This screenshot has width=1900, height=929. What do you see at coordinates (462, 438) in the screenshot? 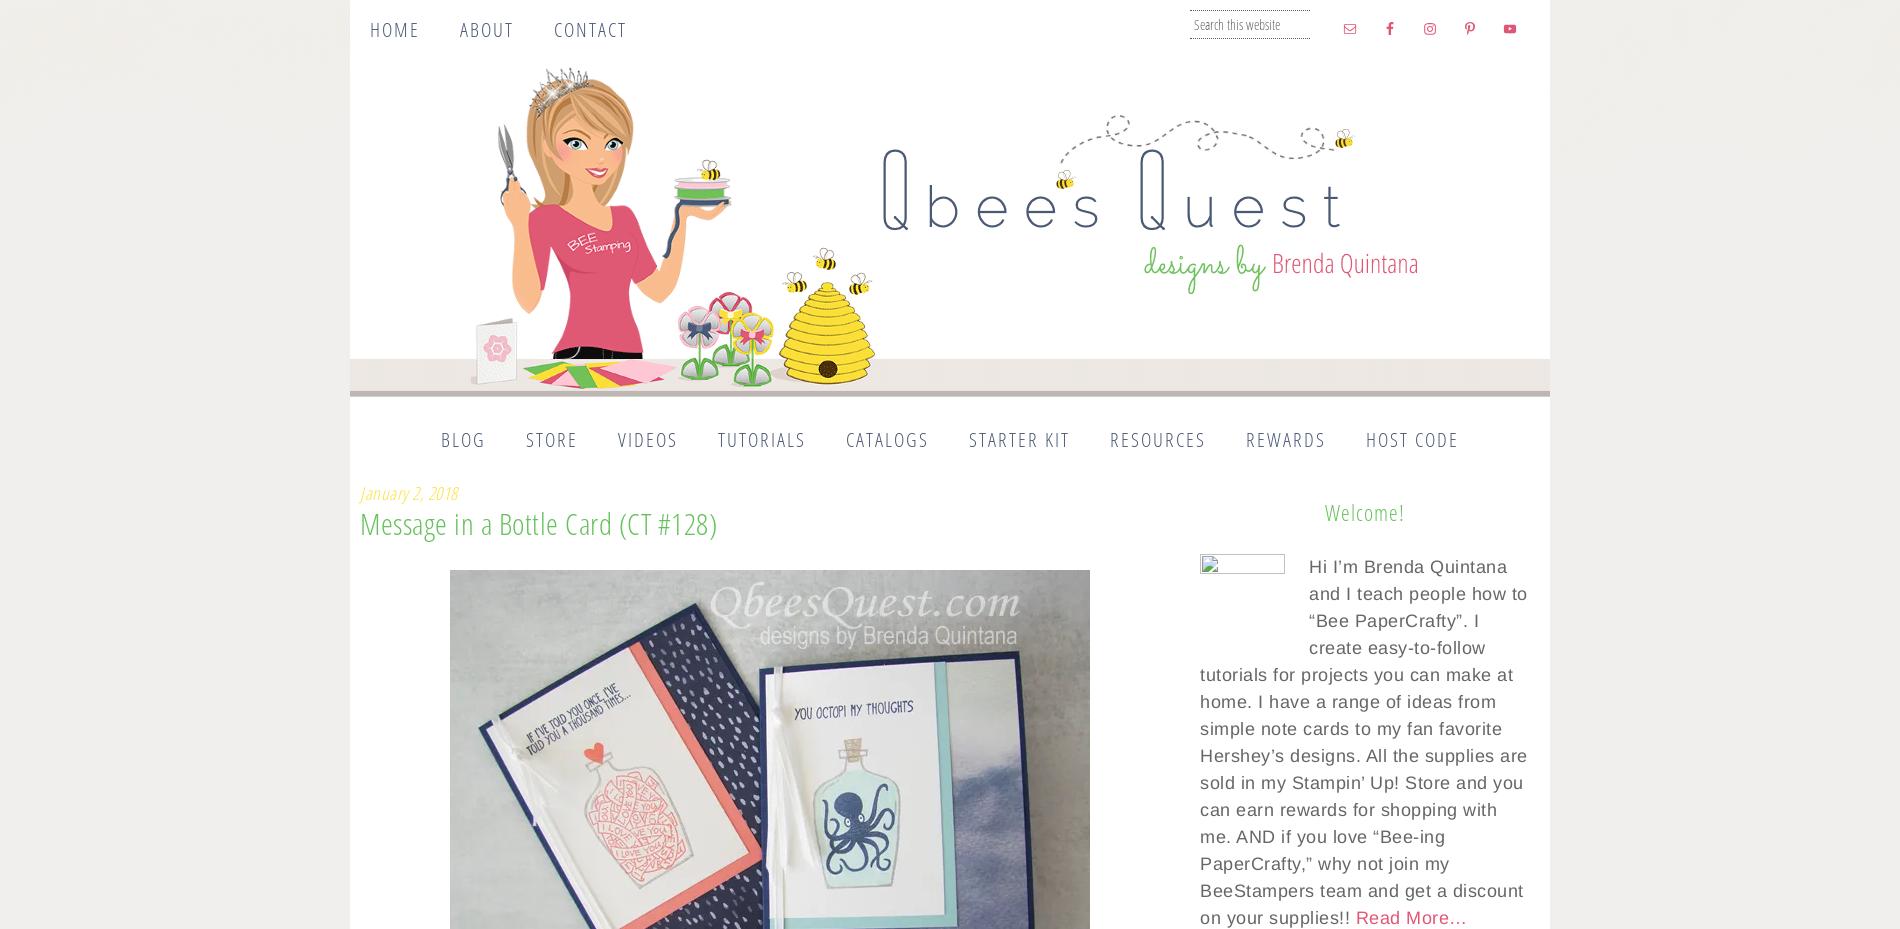
I see `'Blog'` at bounding box center [462, 438].